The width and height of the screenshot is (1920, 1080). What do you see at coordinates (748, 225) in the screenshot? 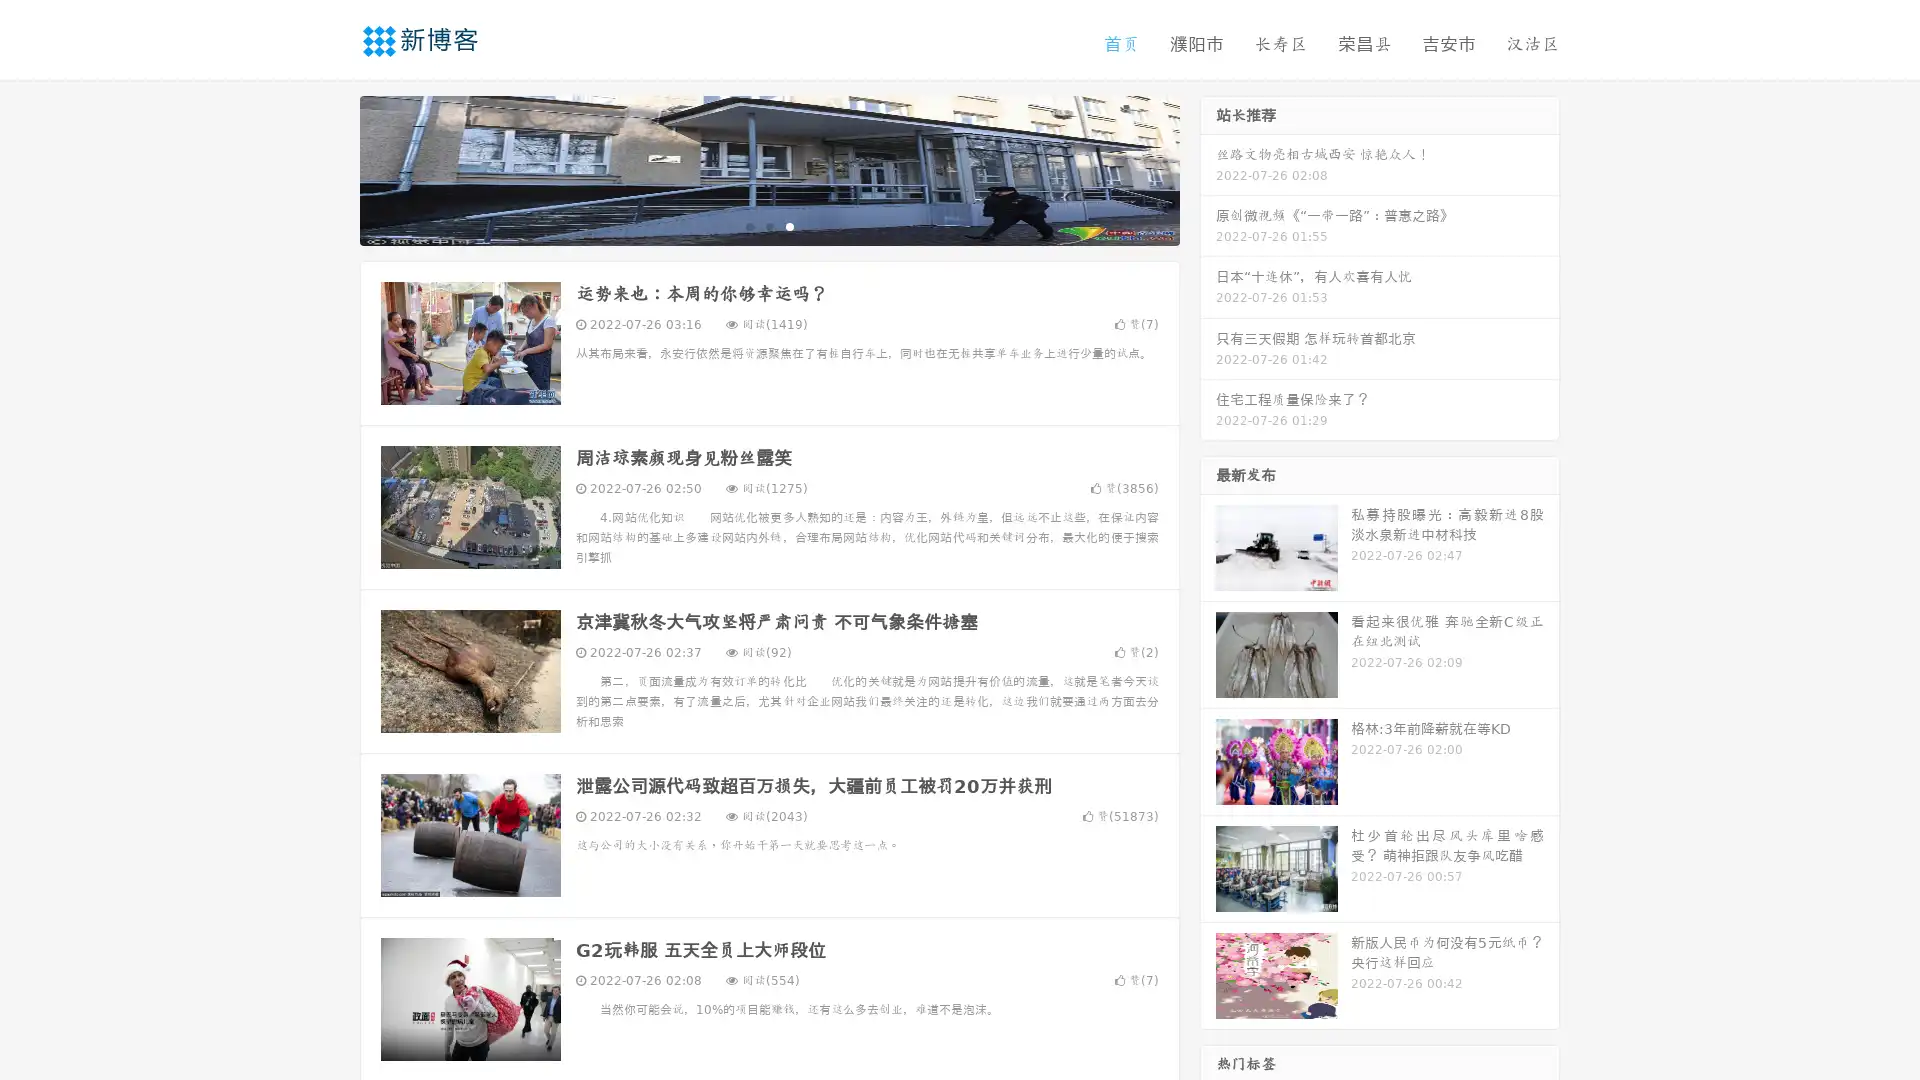
I see `Go to slide 1` at bounding box center [748, 225].